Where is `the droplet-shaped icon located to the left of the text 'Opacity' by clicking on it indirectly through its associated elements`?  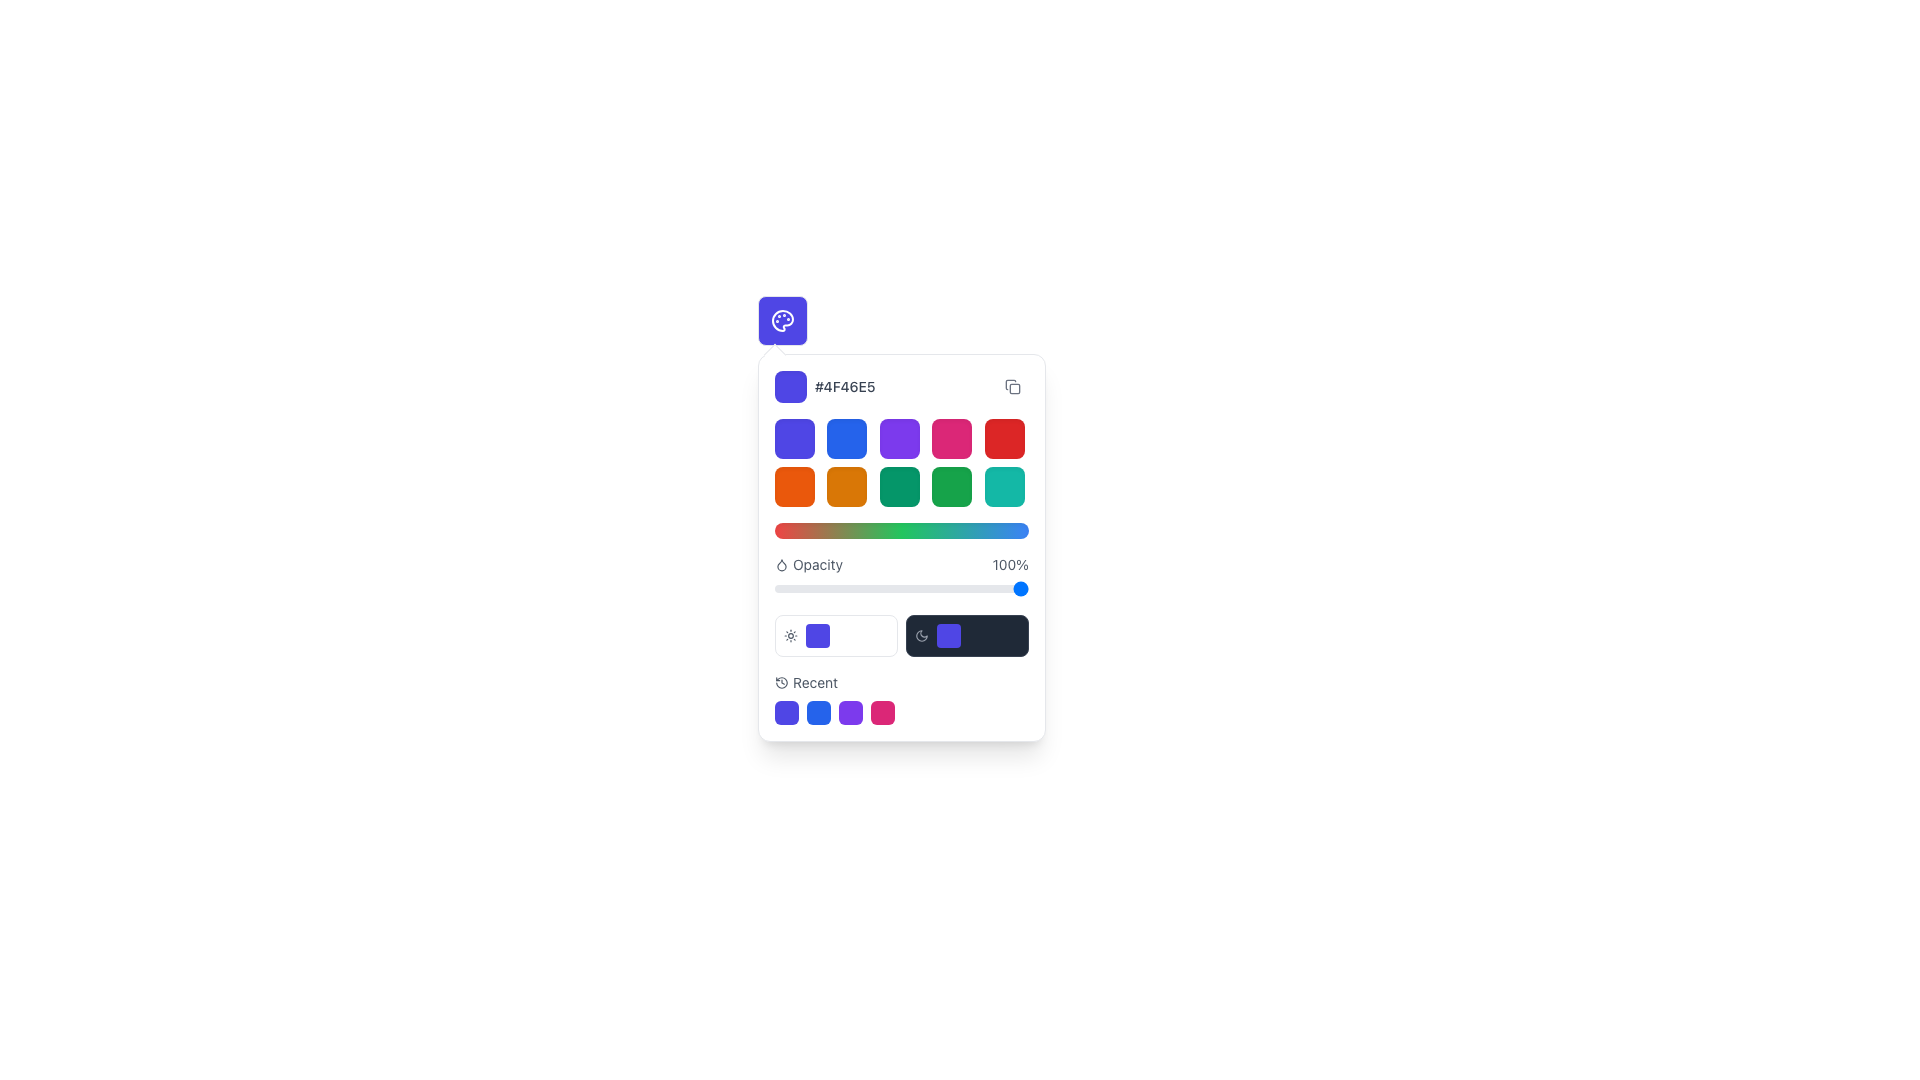
the droplet-shaped icon located to the left of the text 'Opacity' by clicking on it indirectly through its associated elements is located at coordinates (781, 564).